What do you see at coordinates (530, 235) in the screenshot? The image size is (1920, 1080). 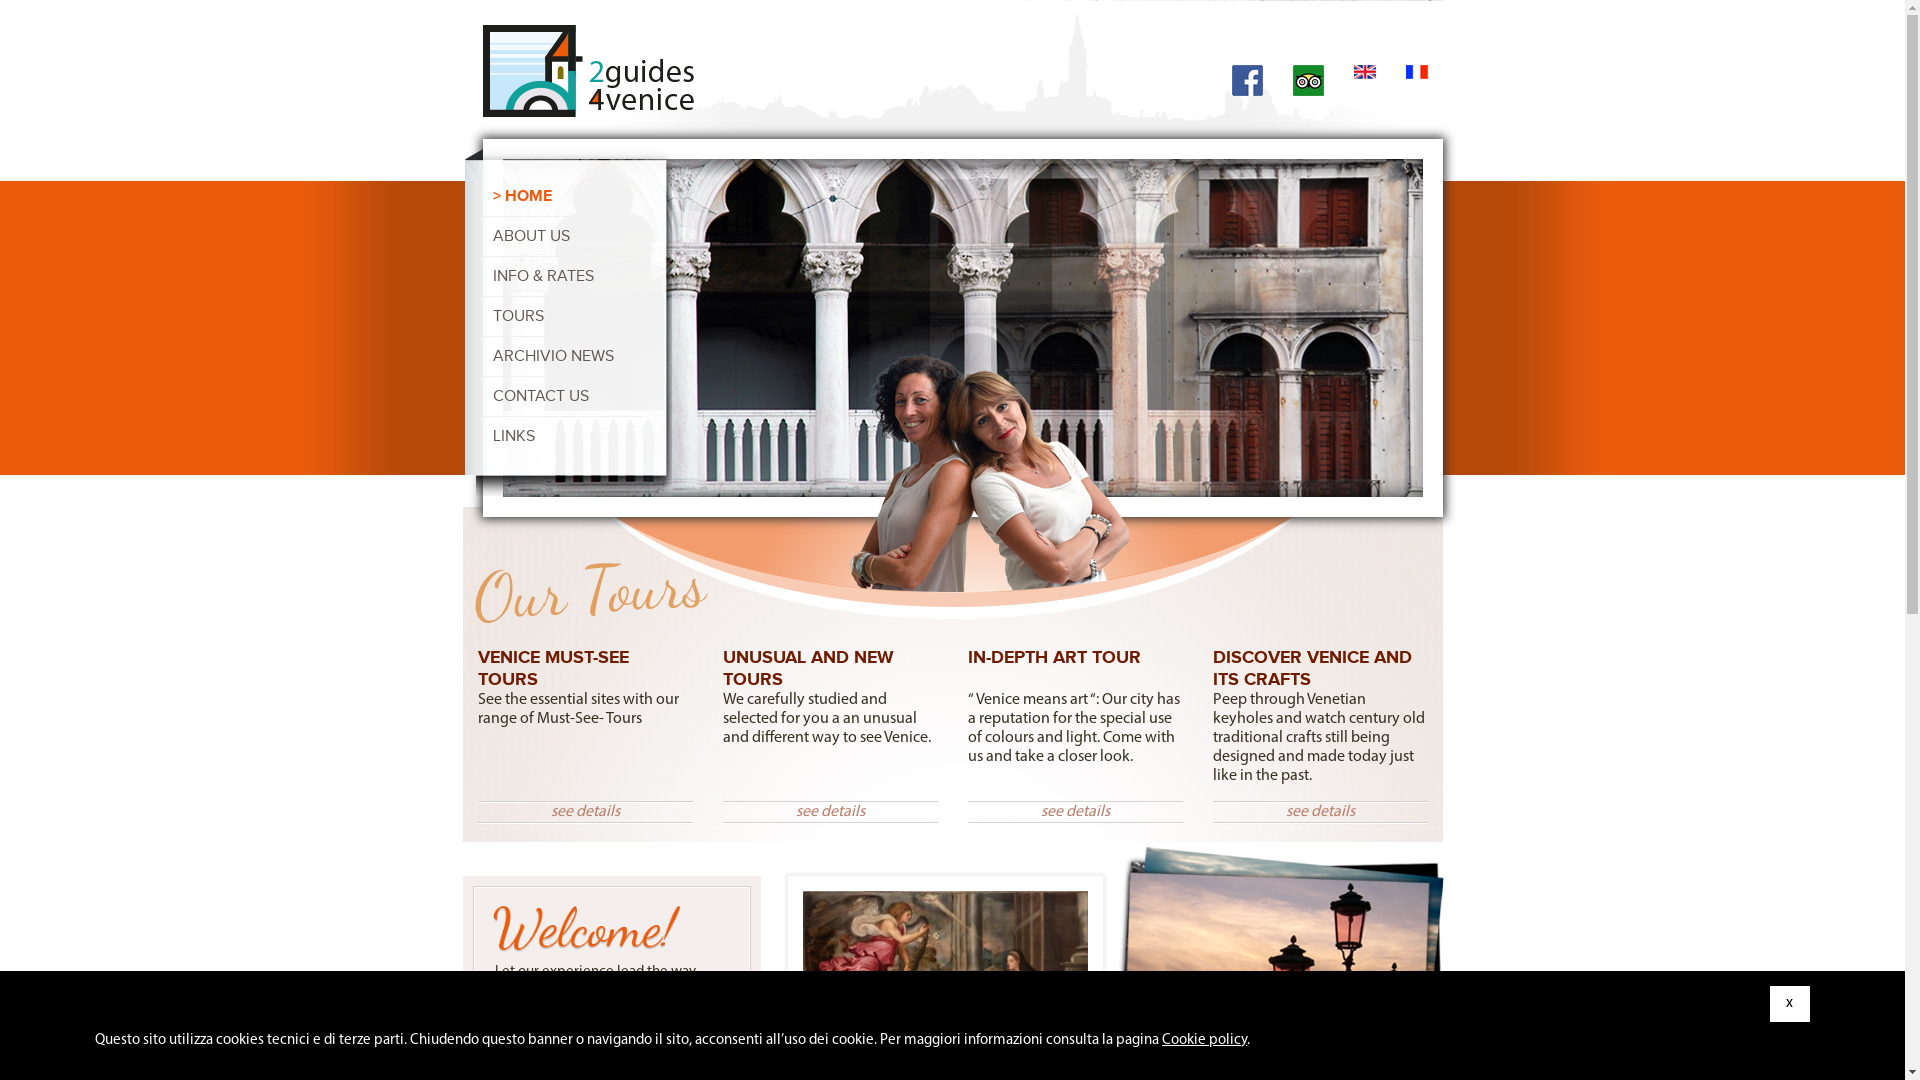 I see `'ABOUT US'` at bounding box center [530, 235].